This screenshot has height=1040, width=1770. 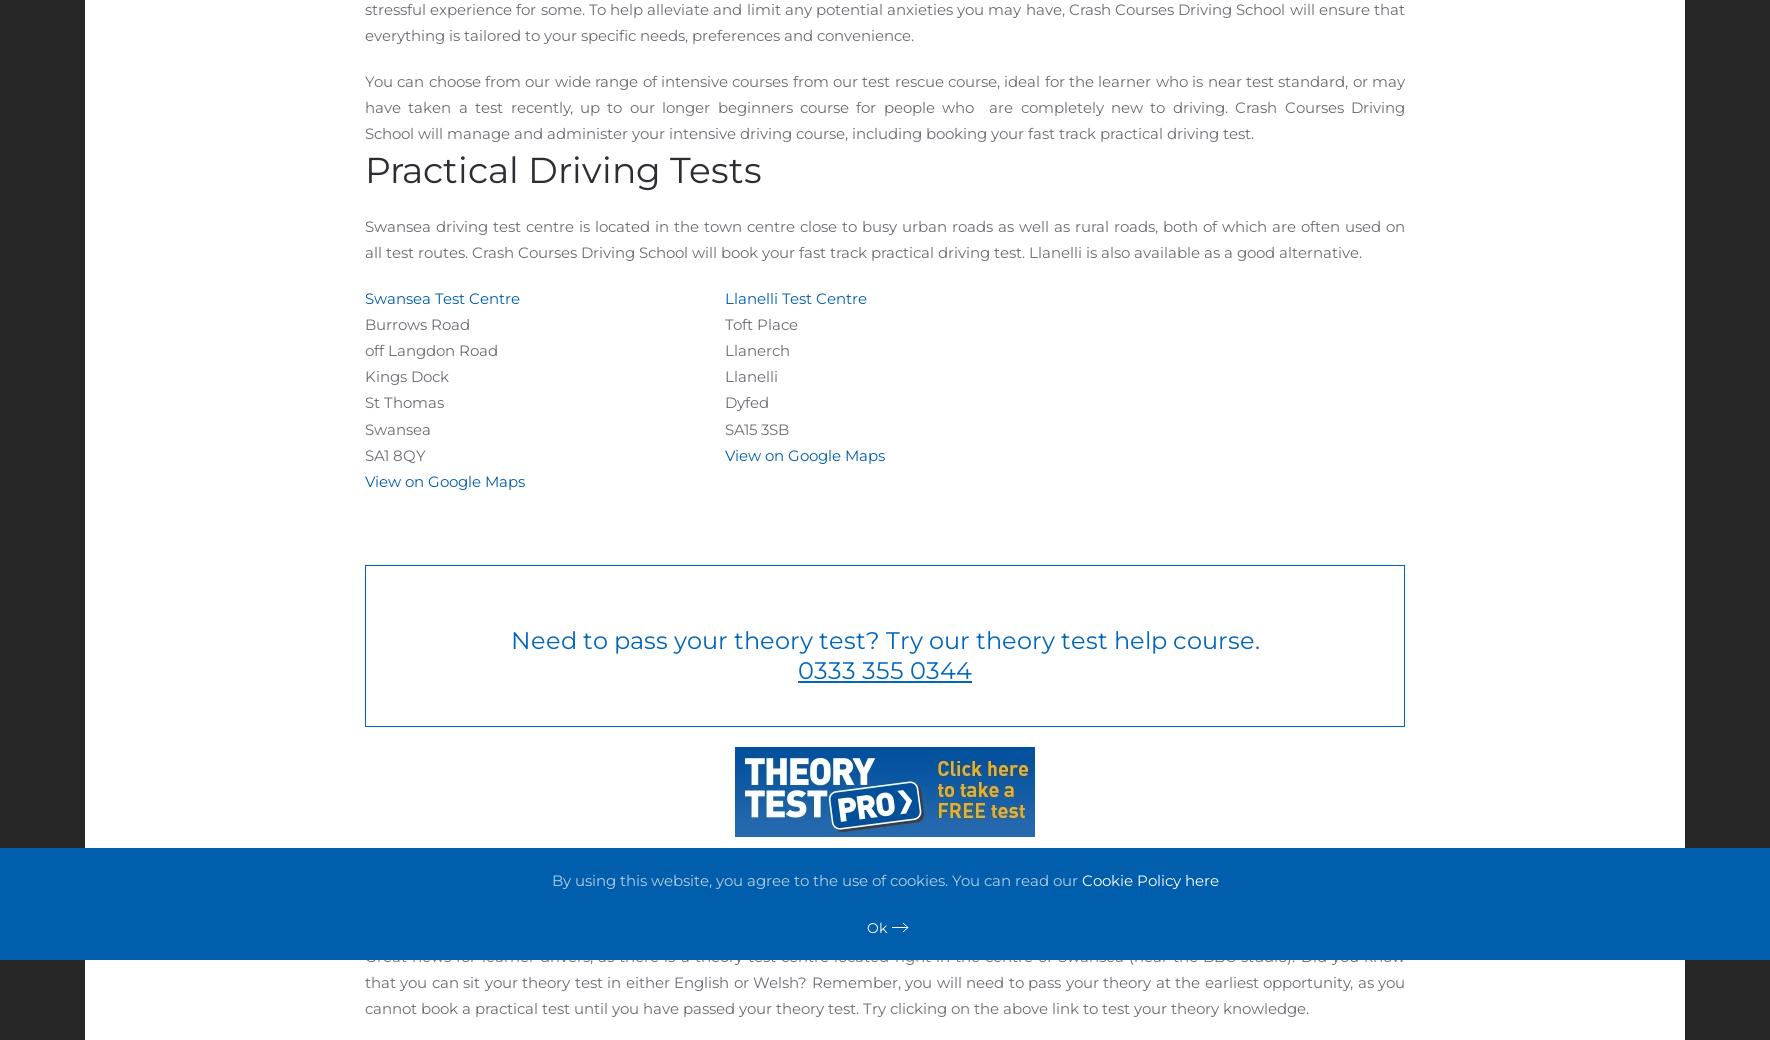 What do you see at coordinates (563, 170) in the screenshot?
I see `'Practical Driving Tests'` at bounding box center [563, 170].